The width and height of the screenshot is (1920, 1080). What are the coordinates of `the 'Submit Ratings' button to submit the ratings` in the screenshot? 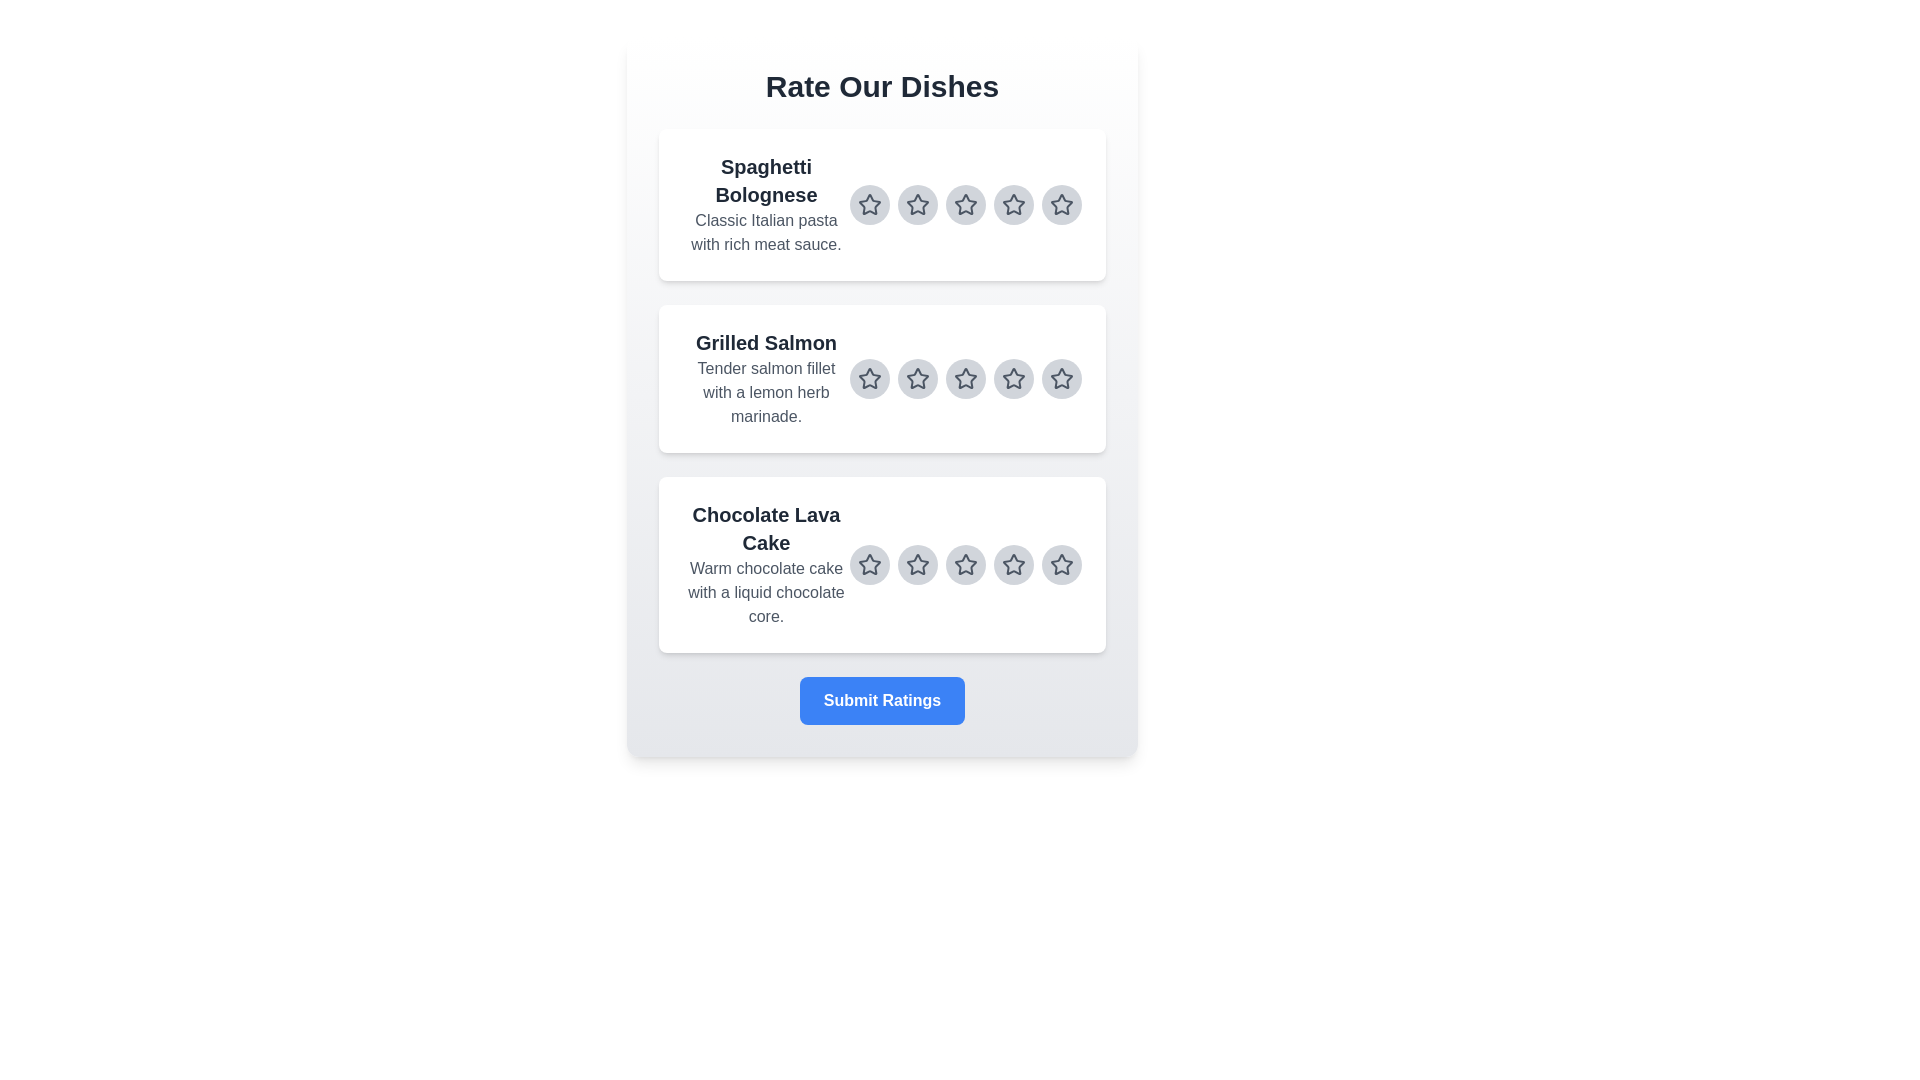 It's located at (881, 700).